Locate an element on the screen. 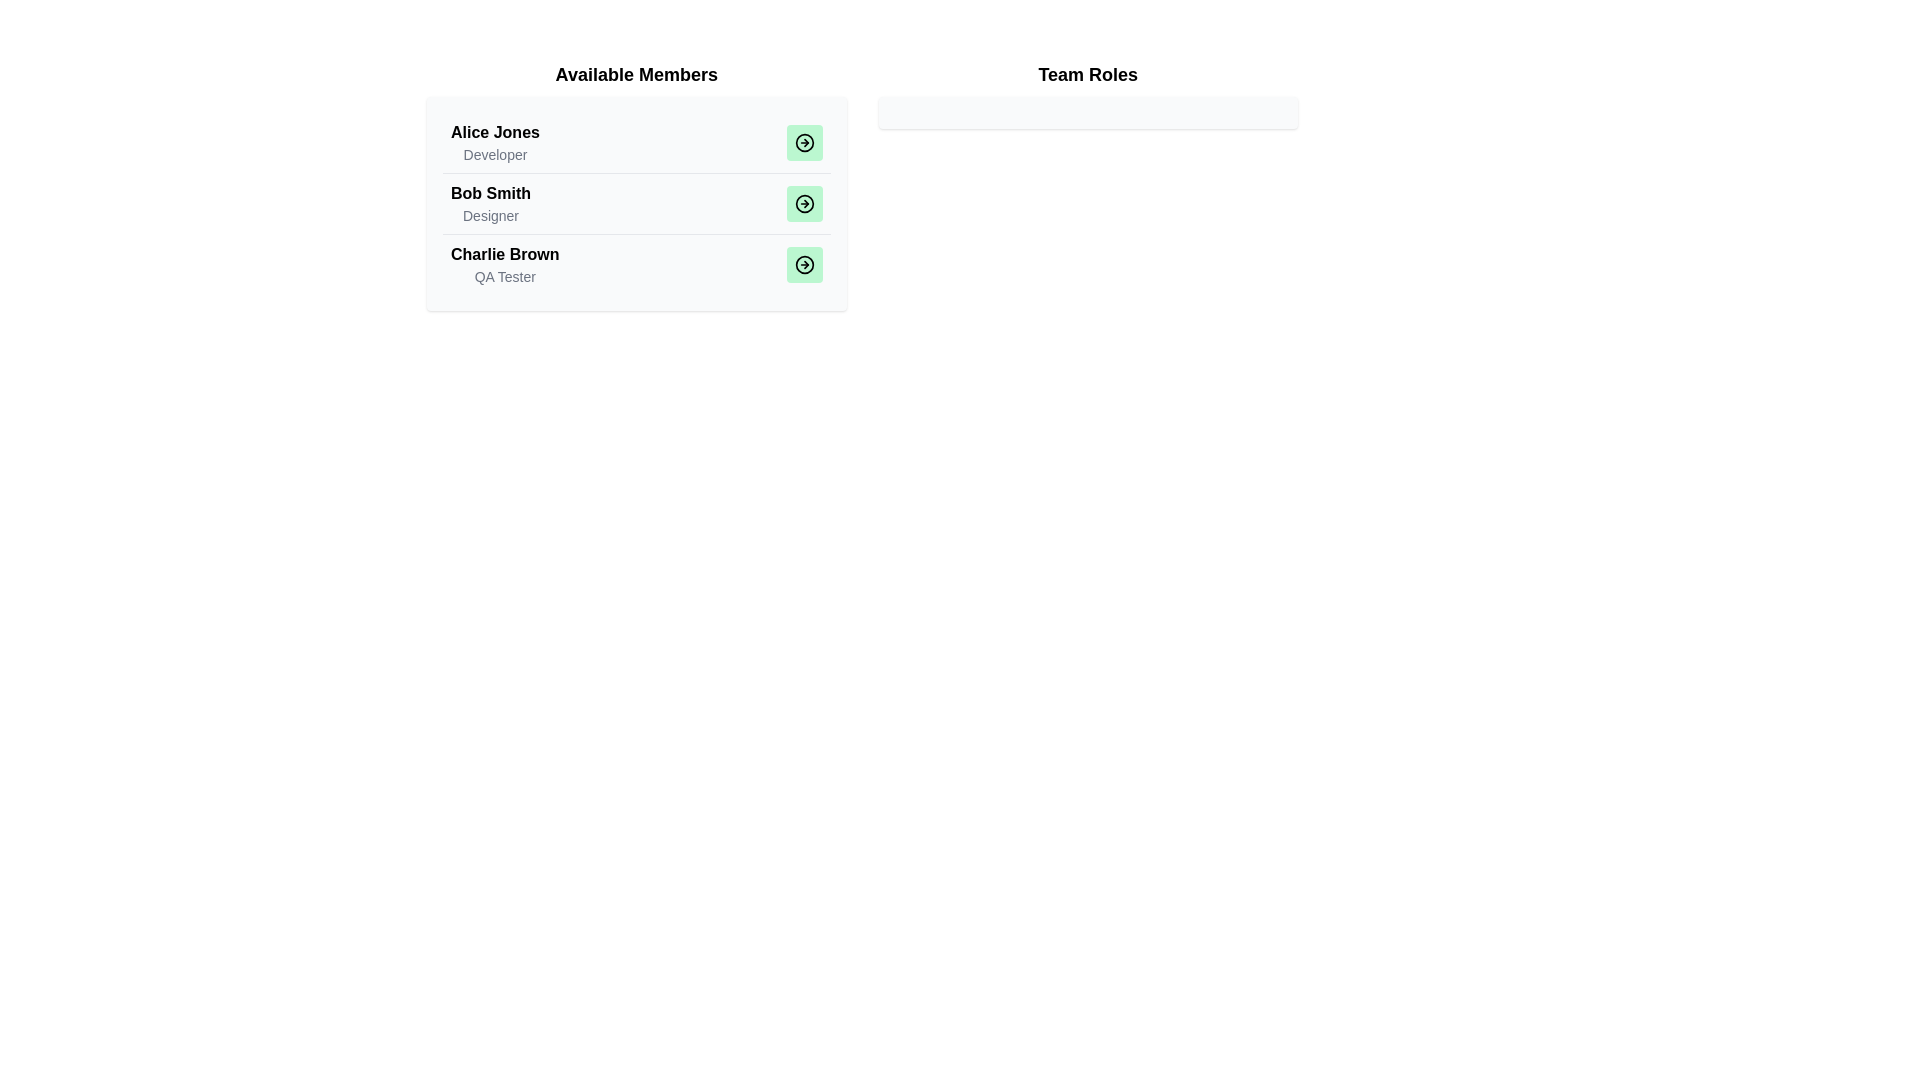  the button corresponding to Bob Smith is located at coordinates (804, 204).